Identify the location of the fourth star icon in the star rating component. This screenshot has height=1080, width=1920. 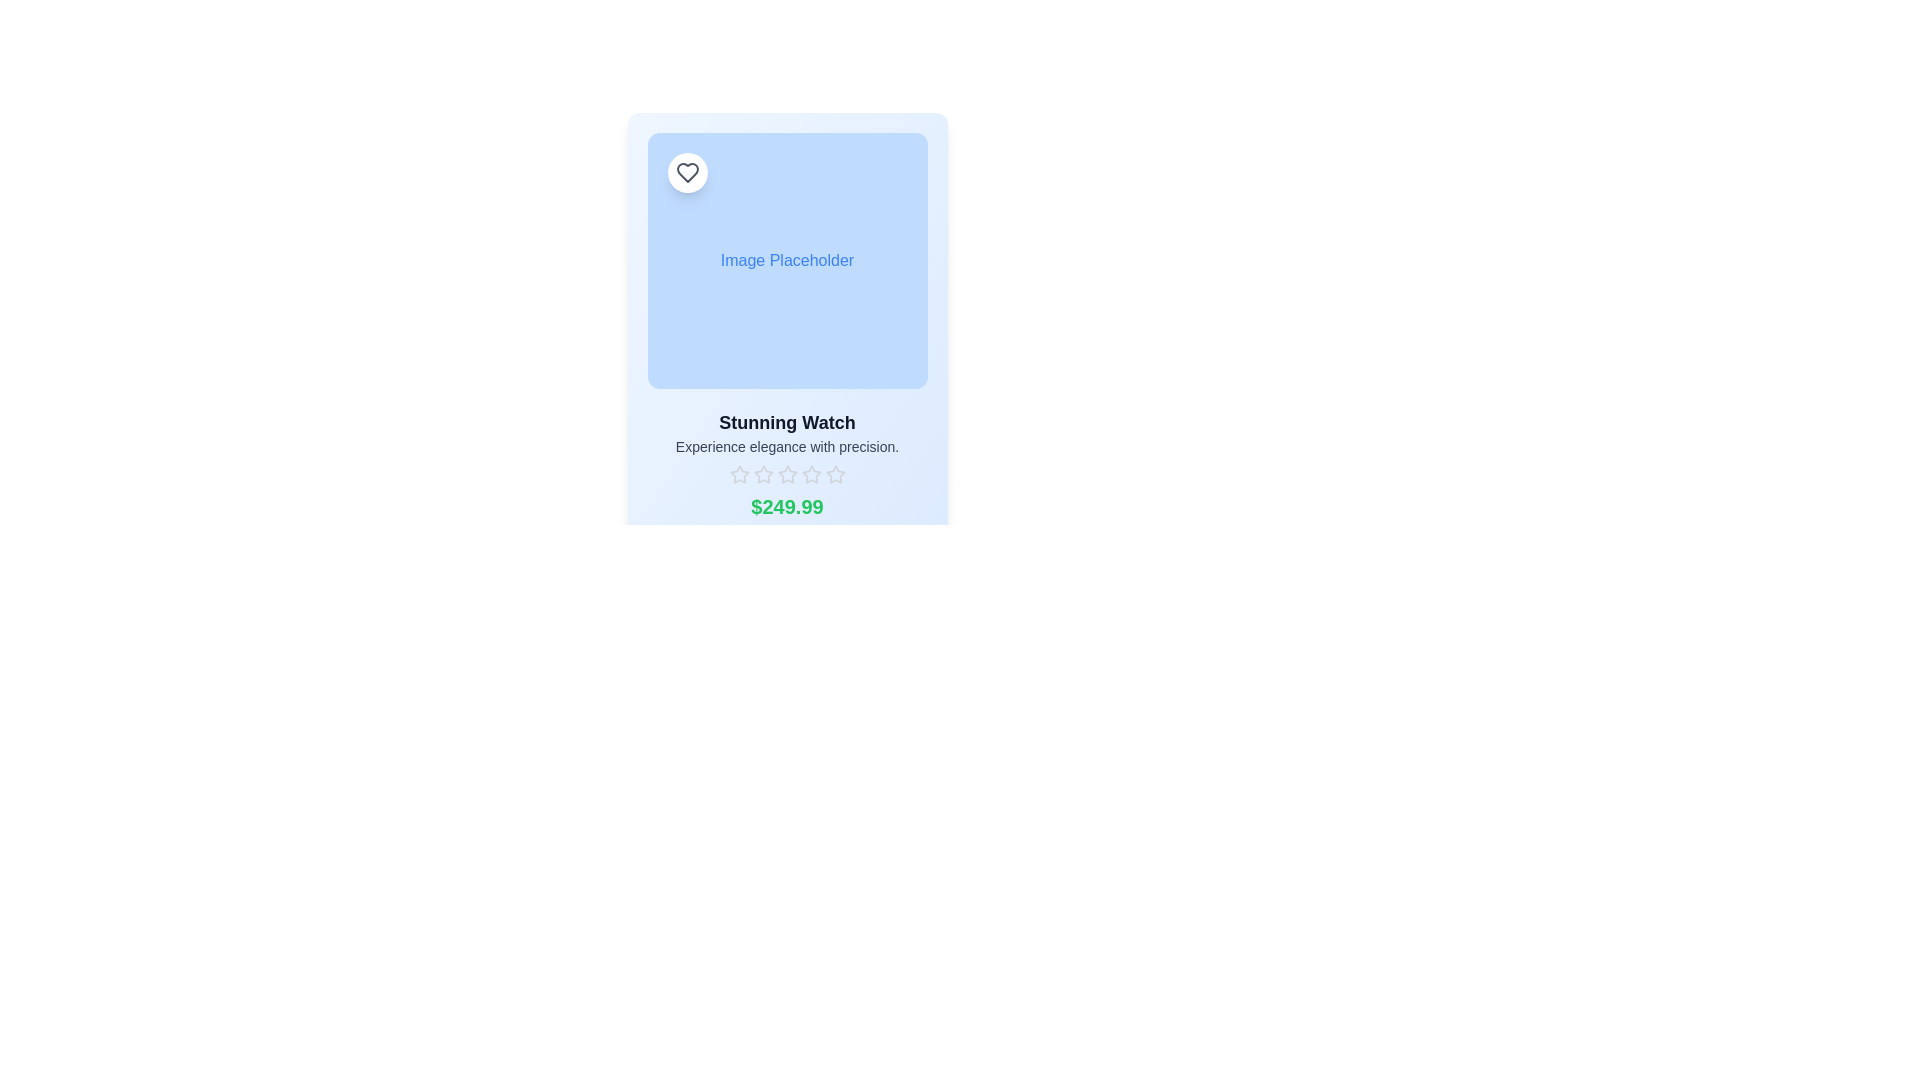
(835, 474).